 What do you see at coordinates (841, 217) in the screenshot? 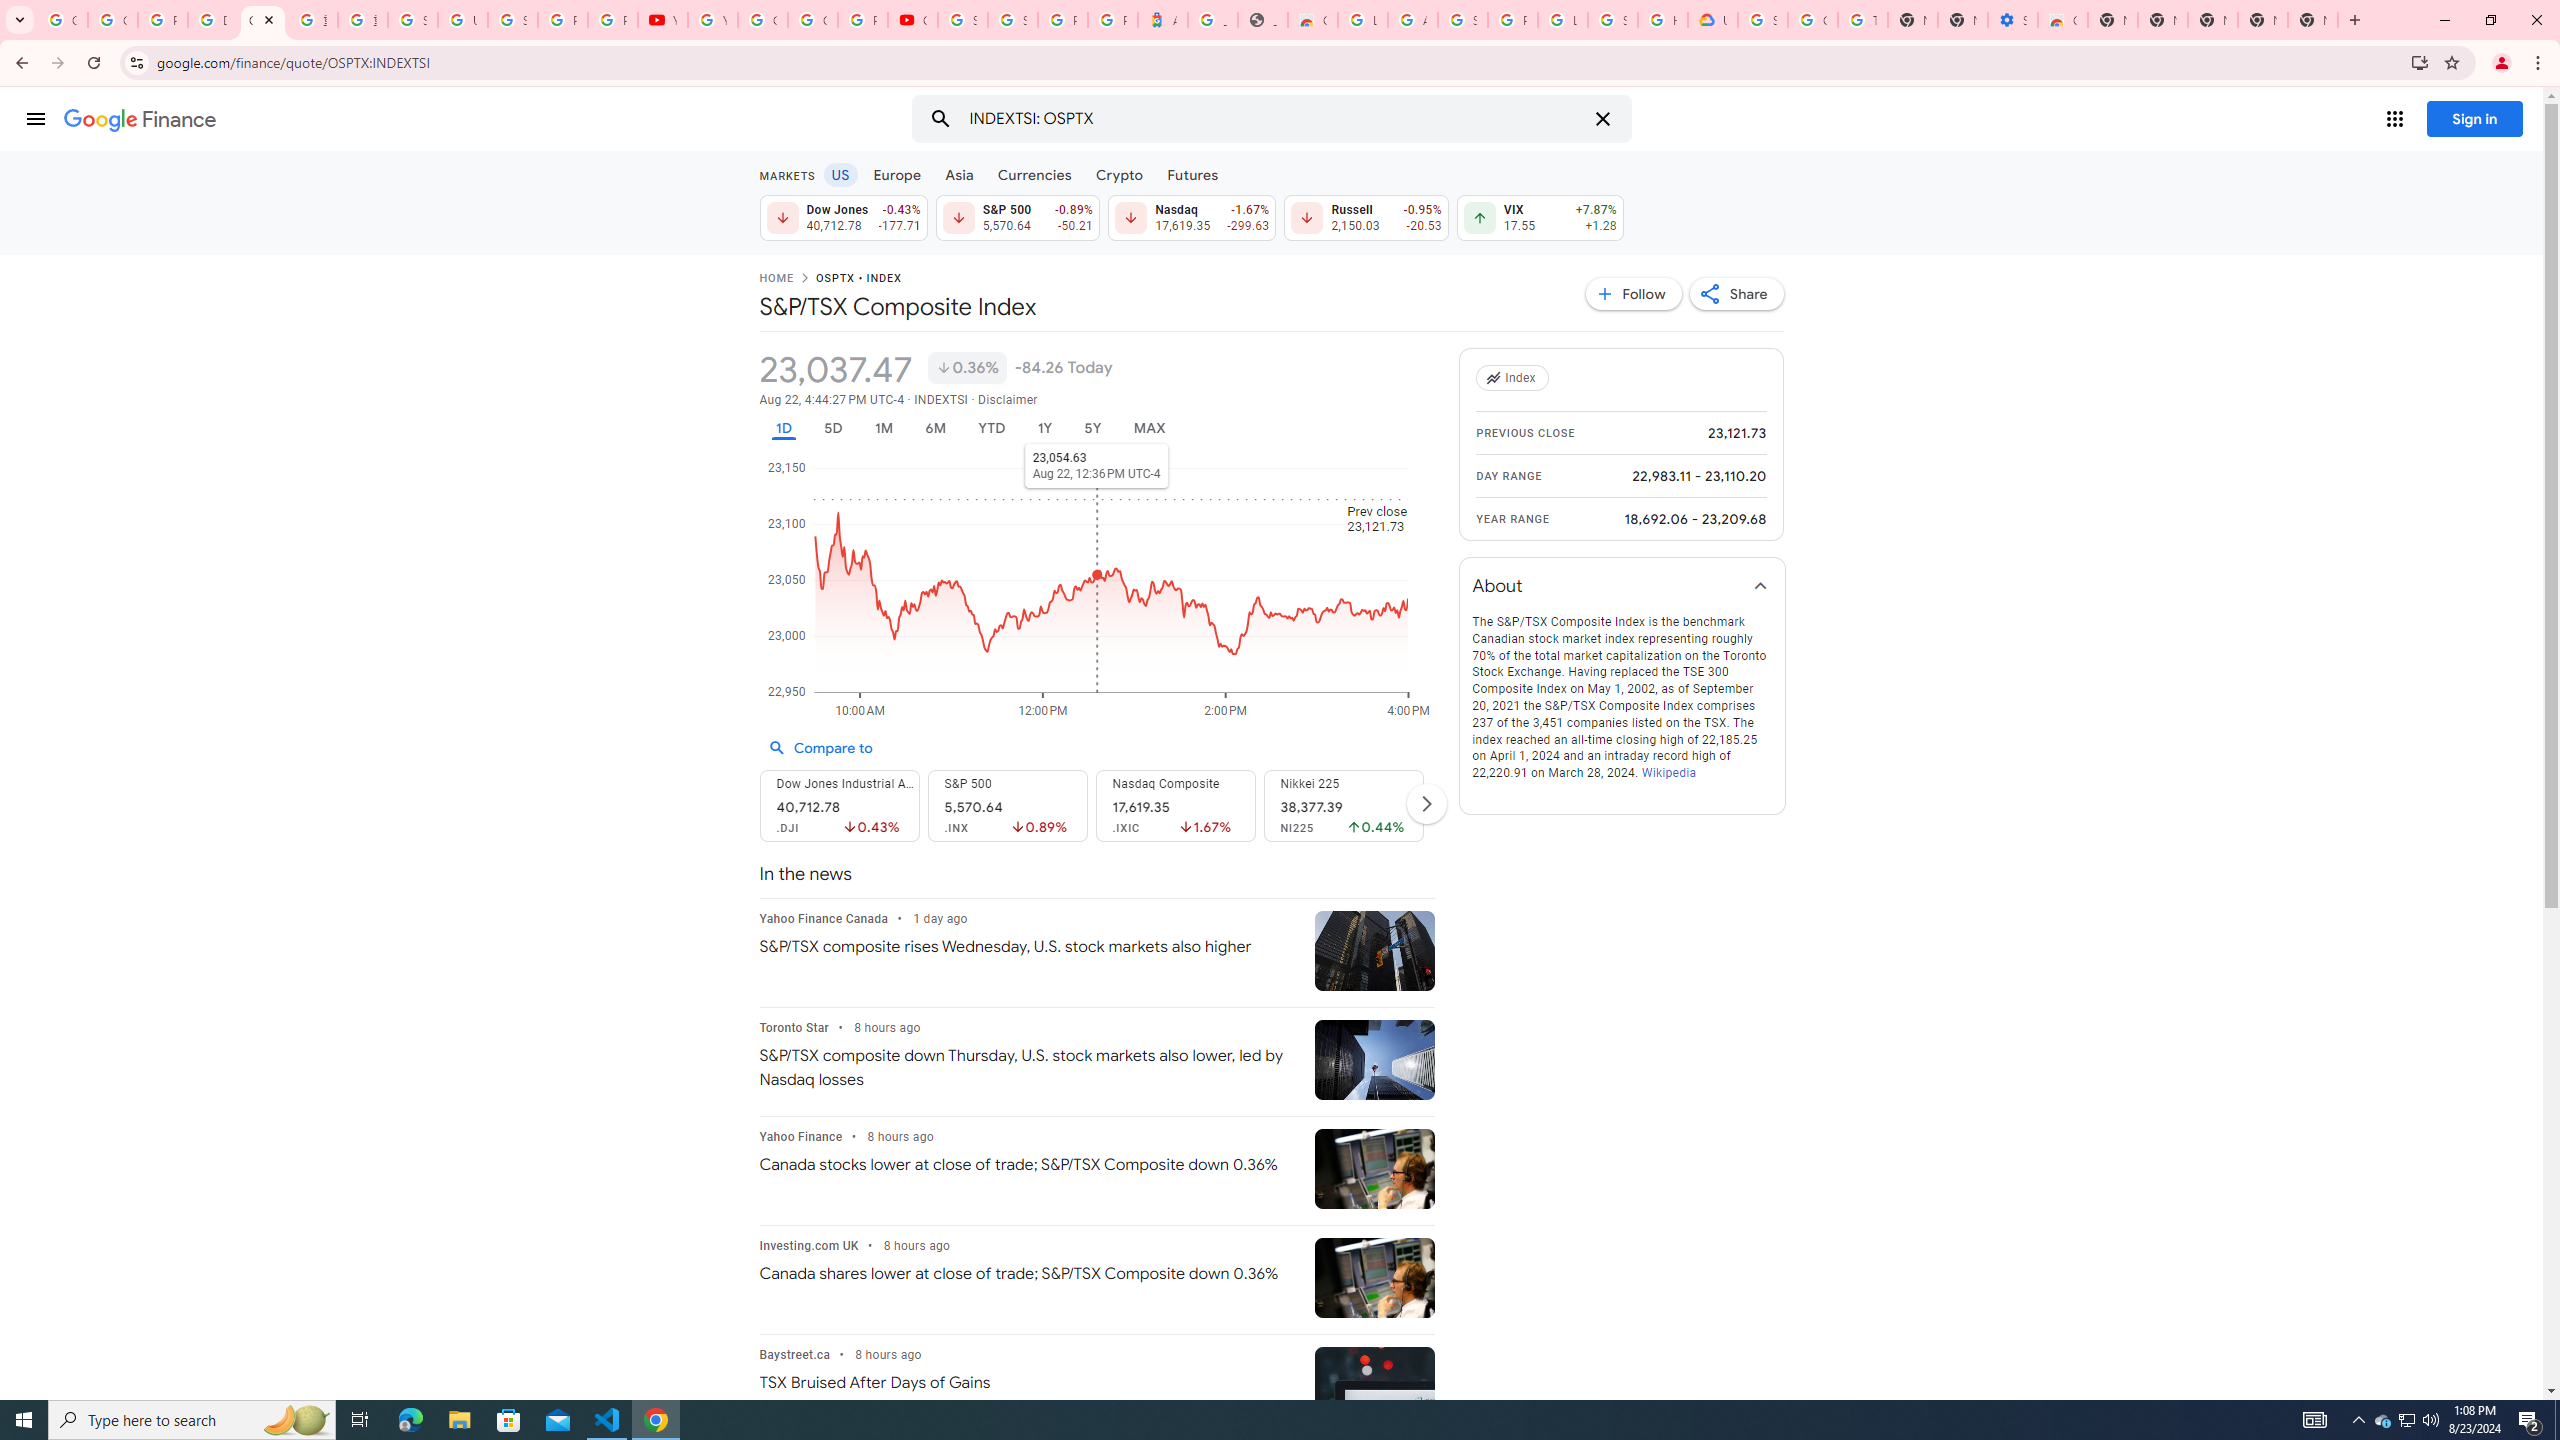
I see `'Dow Jones 40,712.78 Down by 0.43% -177.71'` at bounding box center [841, 217].